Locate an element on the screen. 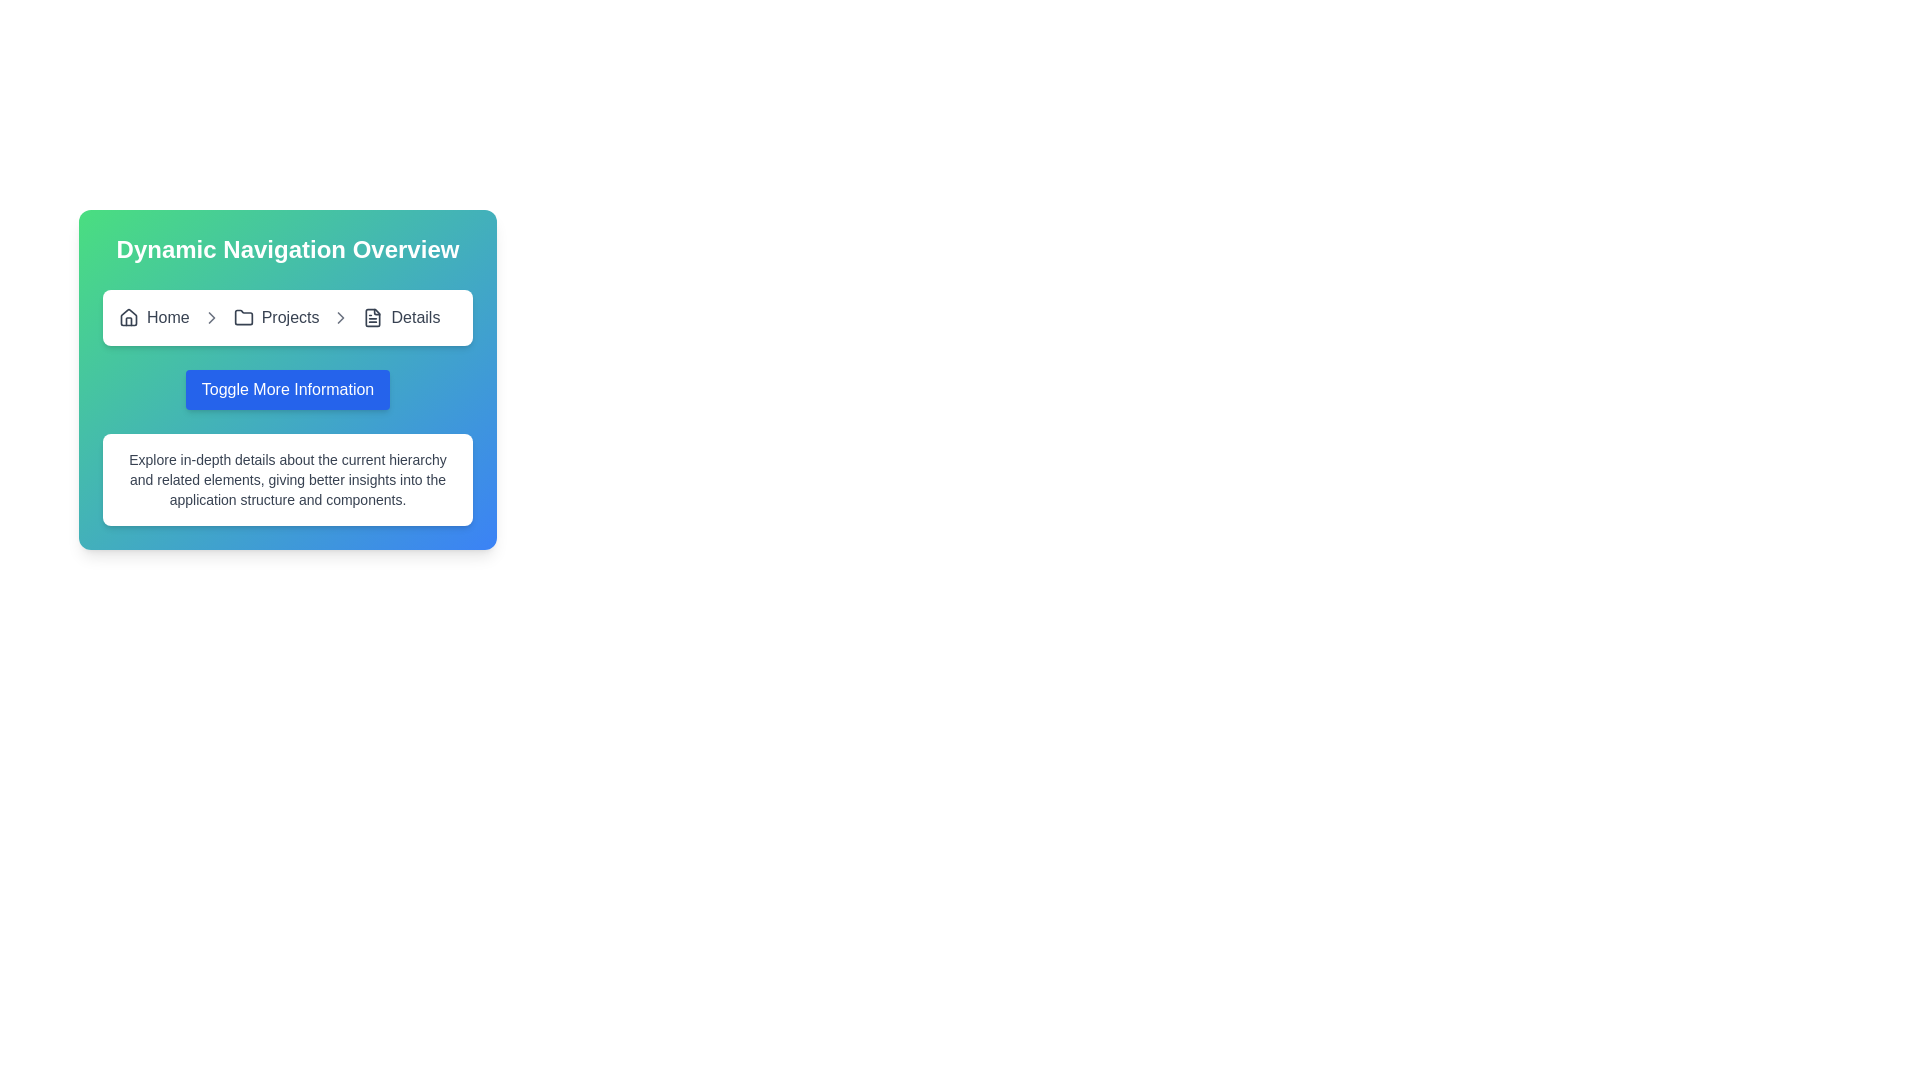 The width and height of the screenshot is (1920, 1080). the visual appearance of the third chevron separator in the breadcrumb navigation bar, located between 'Projects' and 'Details' is located at coordinates (341, 316).